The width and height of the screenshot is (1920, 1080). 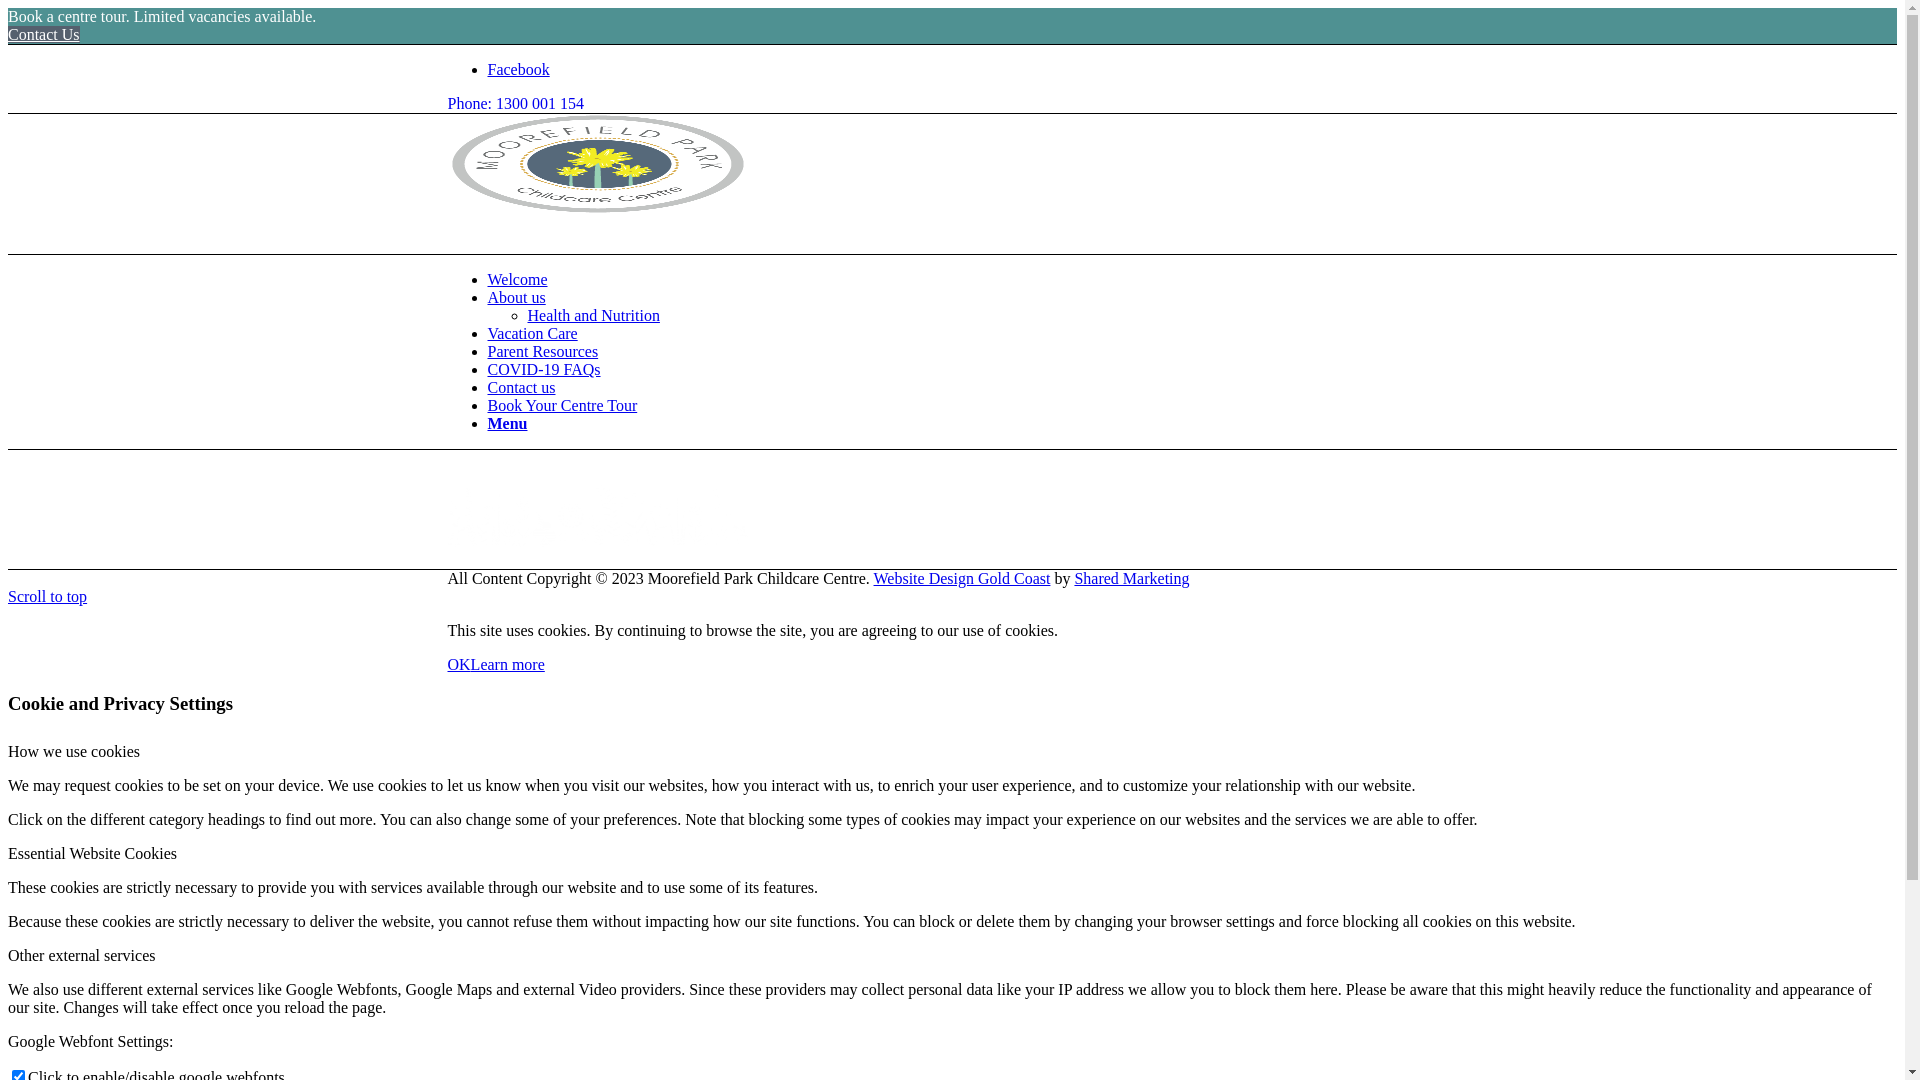 What do you see at coordinates (593, 315) in the screenshot?
I see `'Health and Nutrition'` at bounding box center [593, 315].